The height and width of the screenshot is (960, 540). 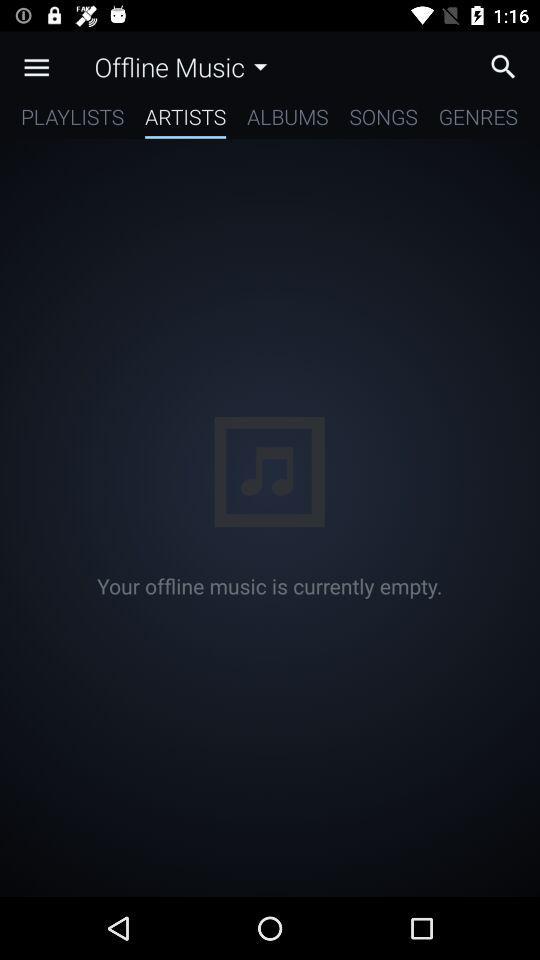 What do you see at coordinates (508, 66) in the screenshot?
I see `search` at bounding box center [508, 66].